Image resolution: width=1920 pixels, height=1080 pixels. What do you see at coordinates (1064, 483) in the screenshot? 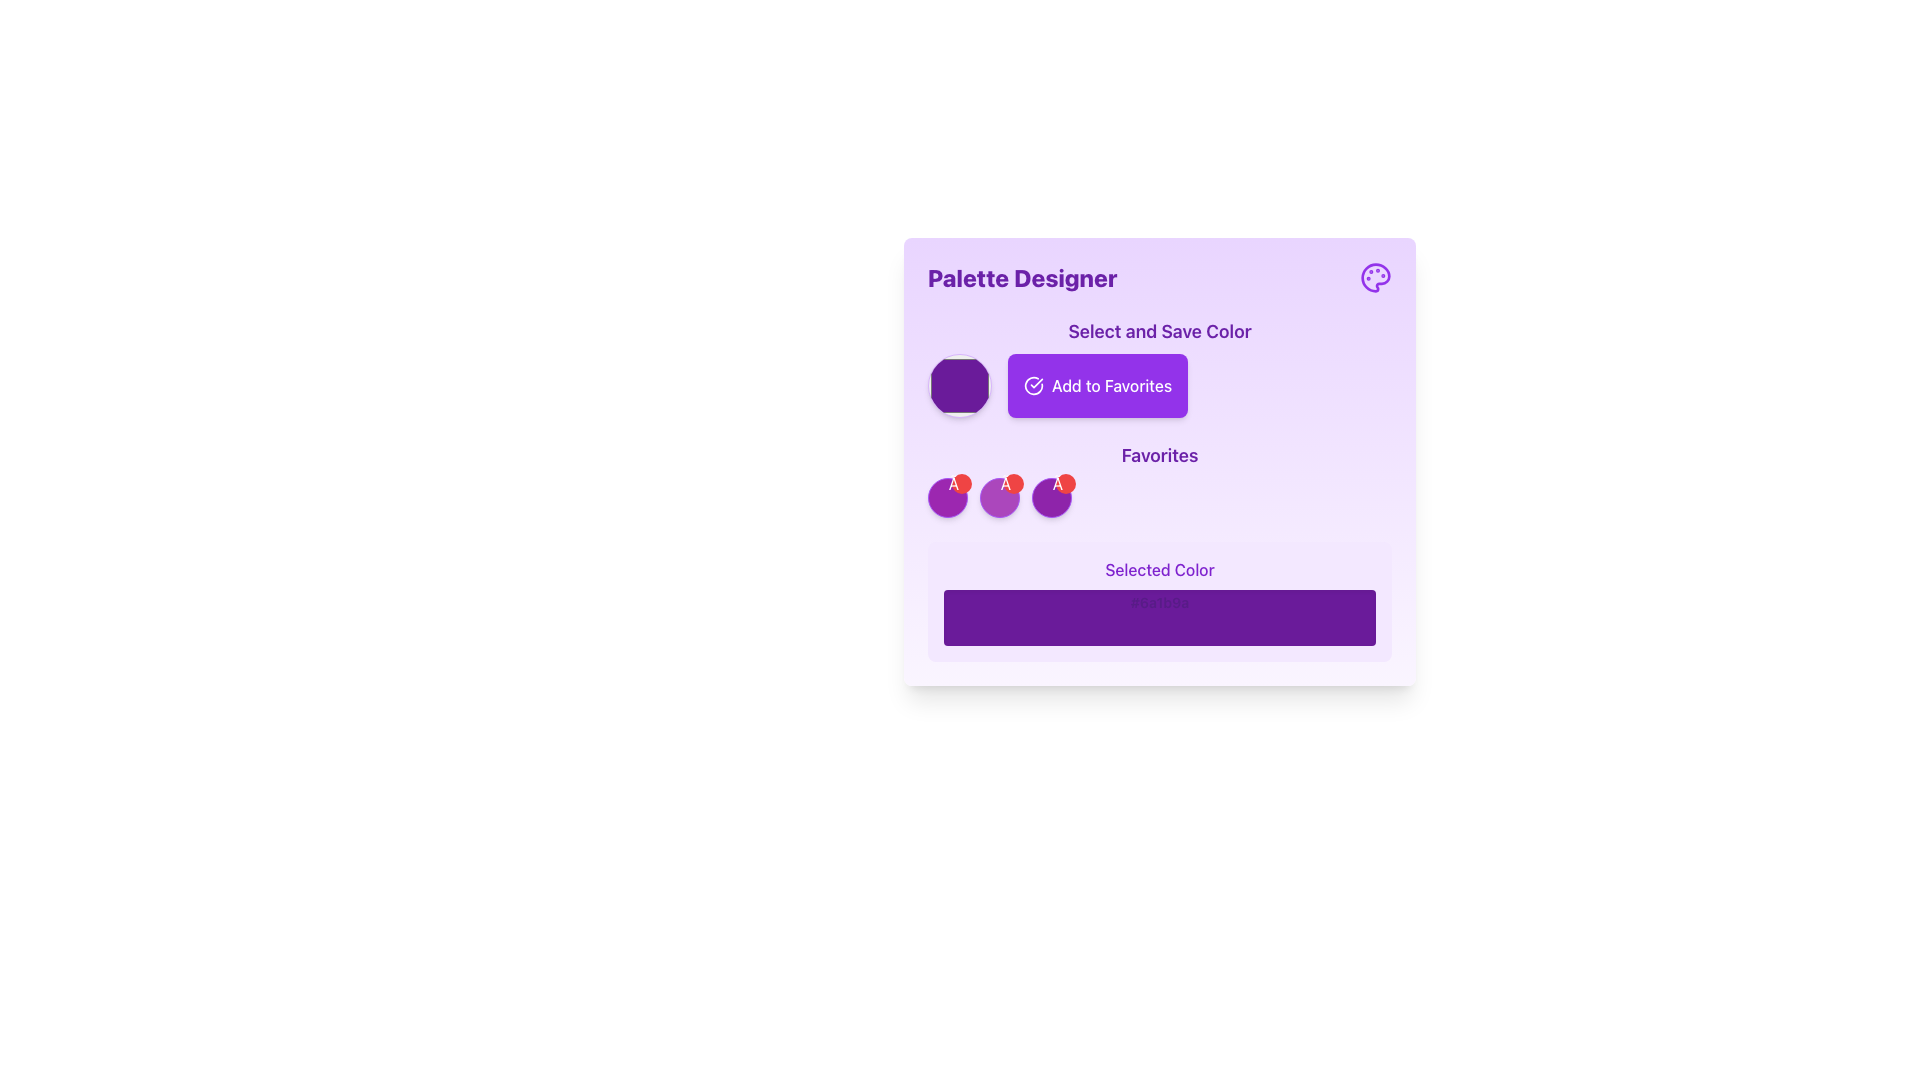
I see `the small red circular button with a white '×' symbol located at the top-right corner of the purple circular component` at bounding box center [1064, 483].